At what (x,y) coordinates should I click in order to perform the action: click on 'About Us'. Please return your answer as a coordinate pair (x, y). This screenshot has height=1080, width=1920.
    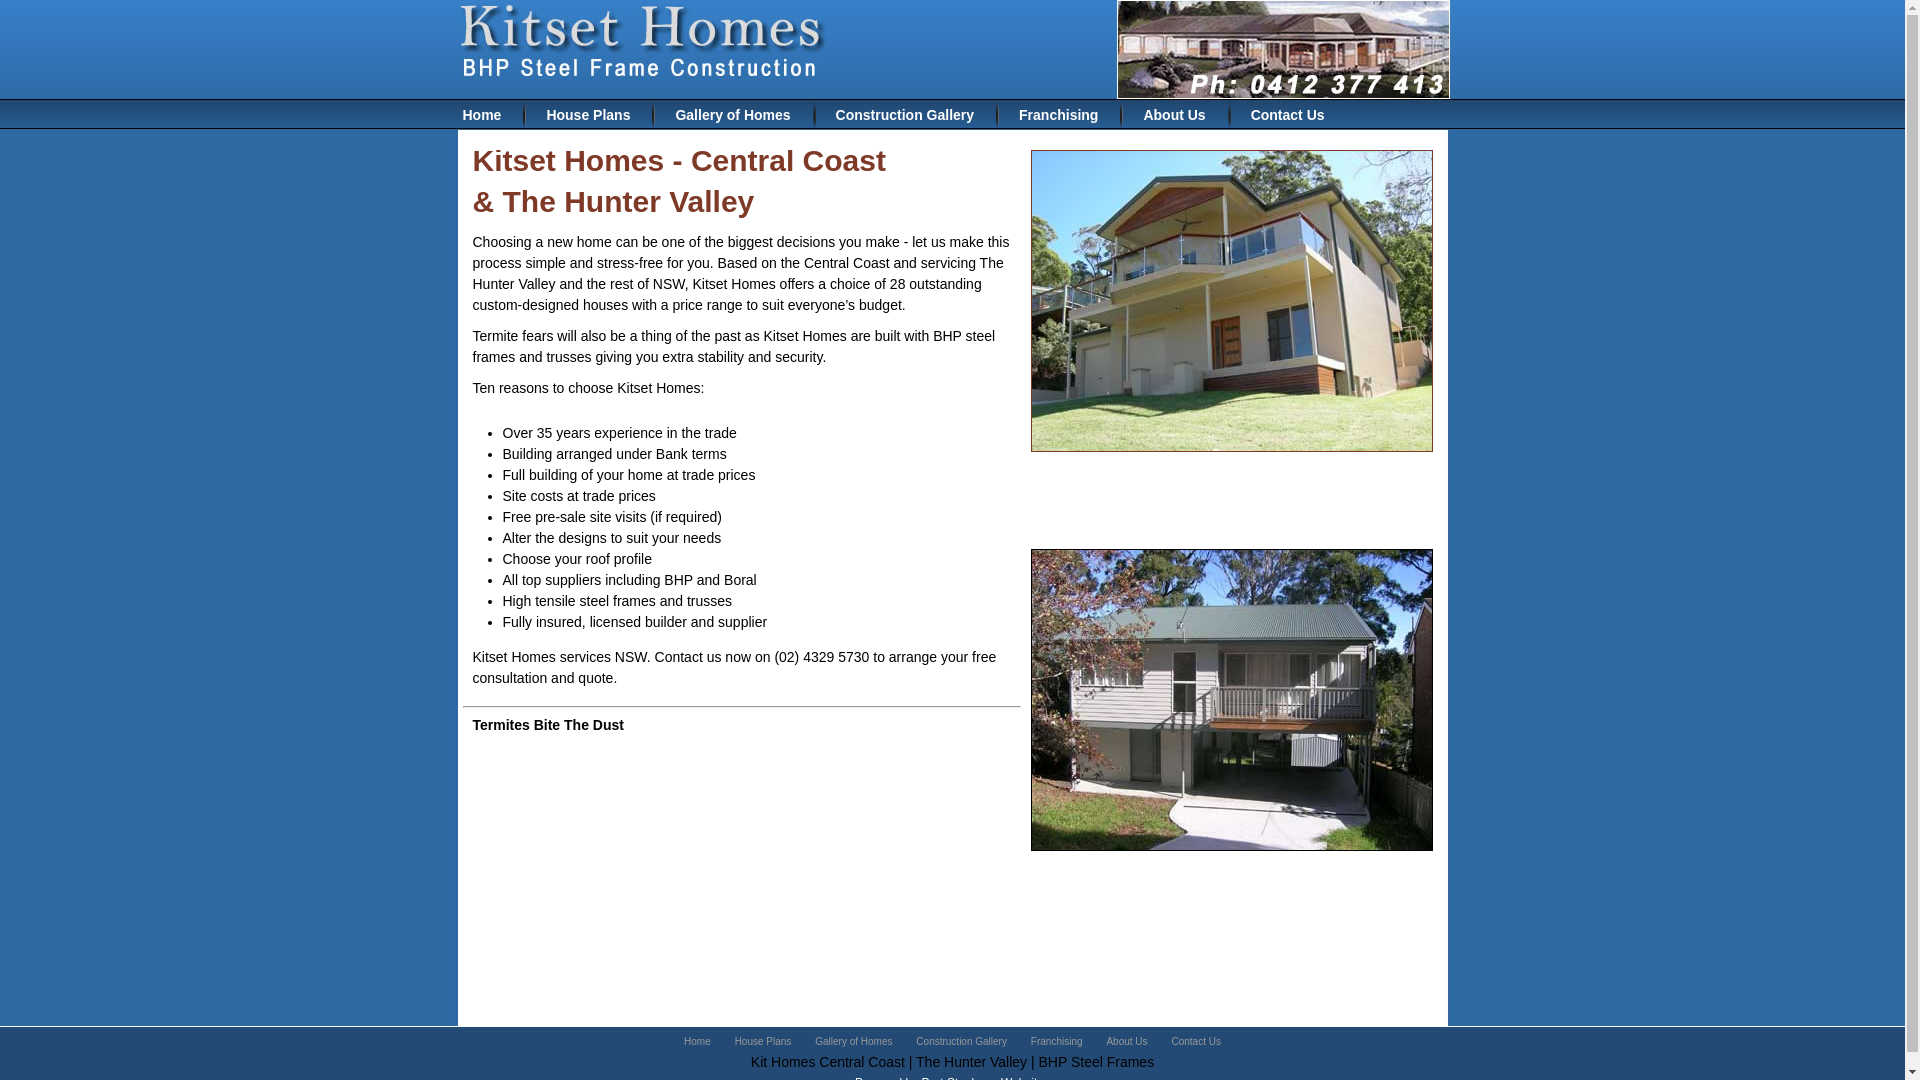
    Looking at the image, I should click on (1123, 115).